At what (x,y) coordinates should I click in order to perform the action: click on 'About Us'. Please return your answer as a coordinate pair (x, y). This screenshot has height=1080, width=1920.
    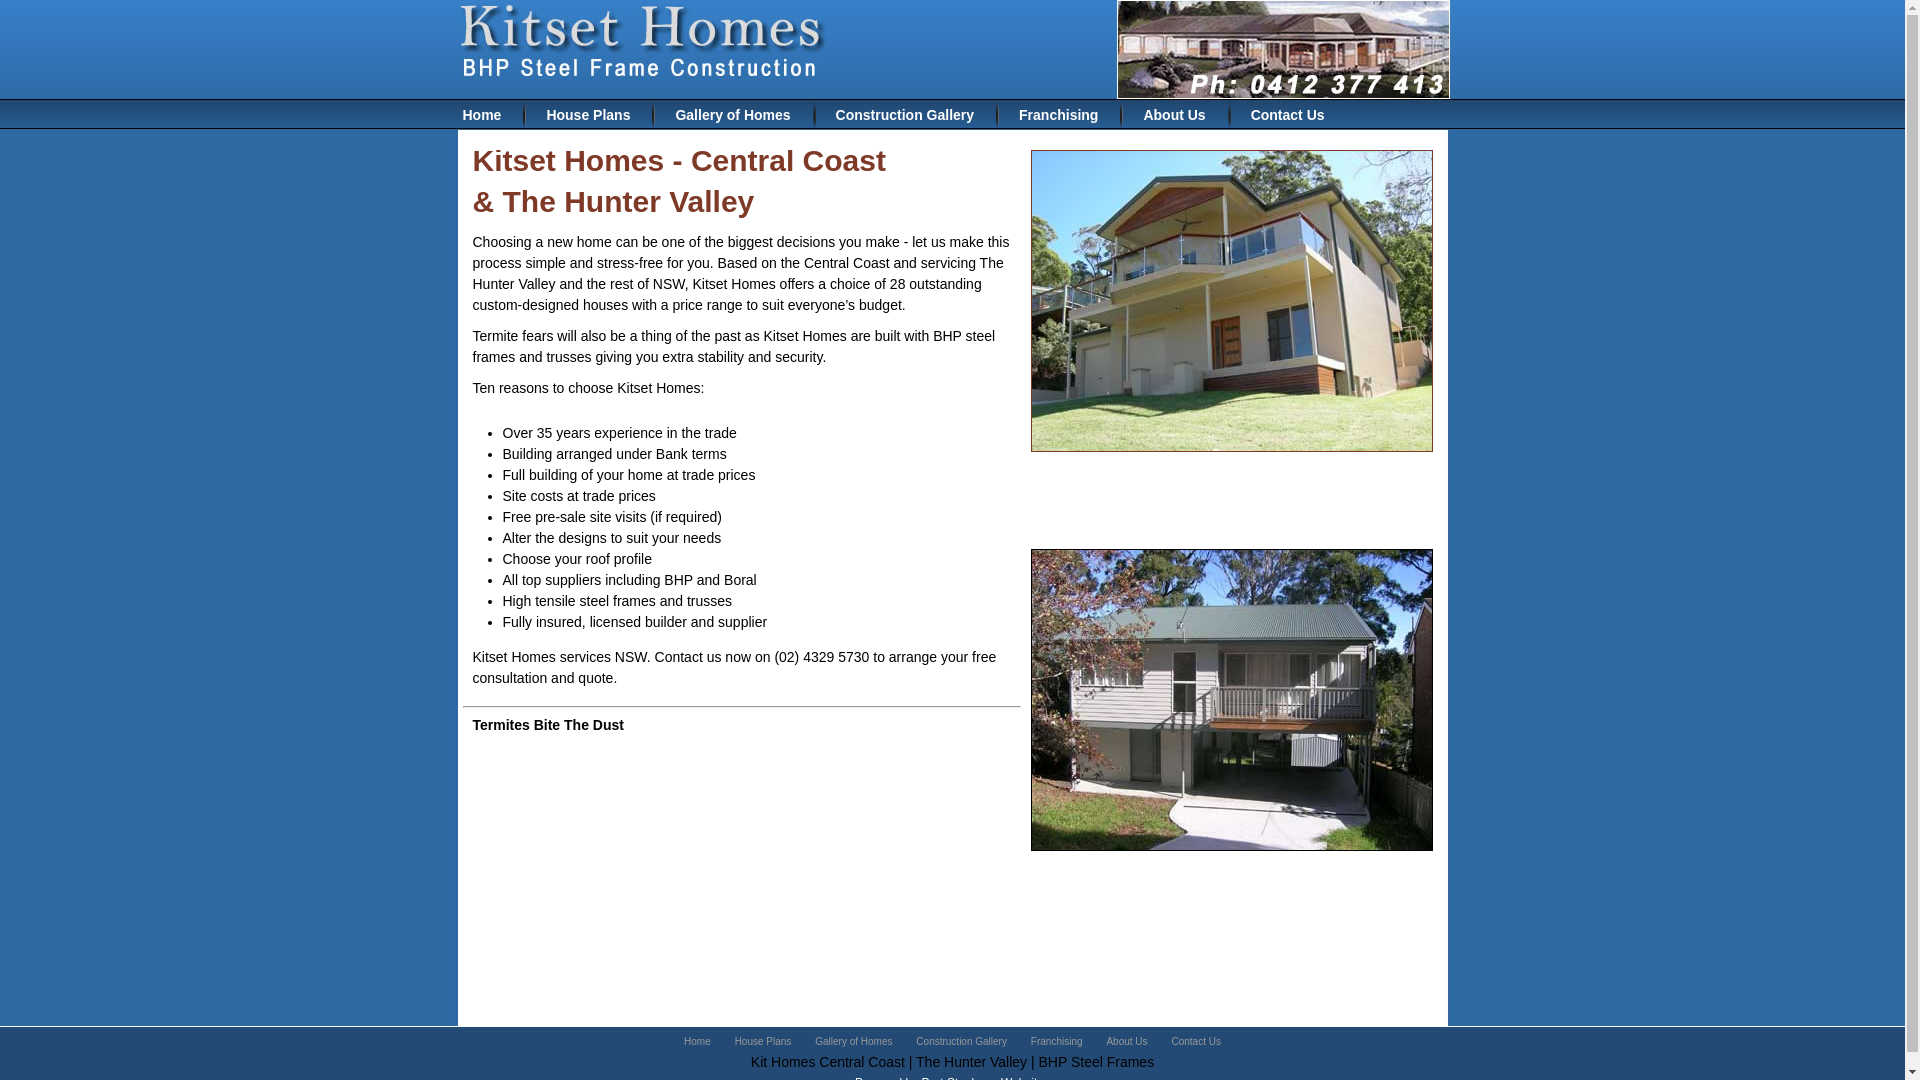
    Looking at the image, I should click on (1123, 115).